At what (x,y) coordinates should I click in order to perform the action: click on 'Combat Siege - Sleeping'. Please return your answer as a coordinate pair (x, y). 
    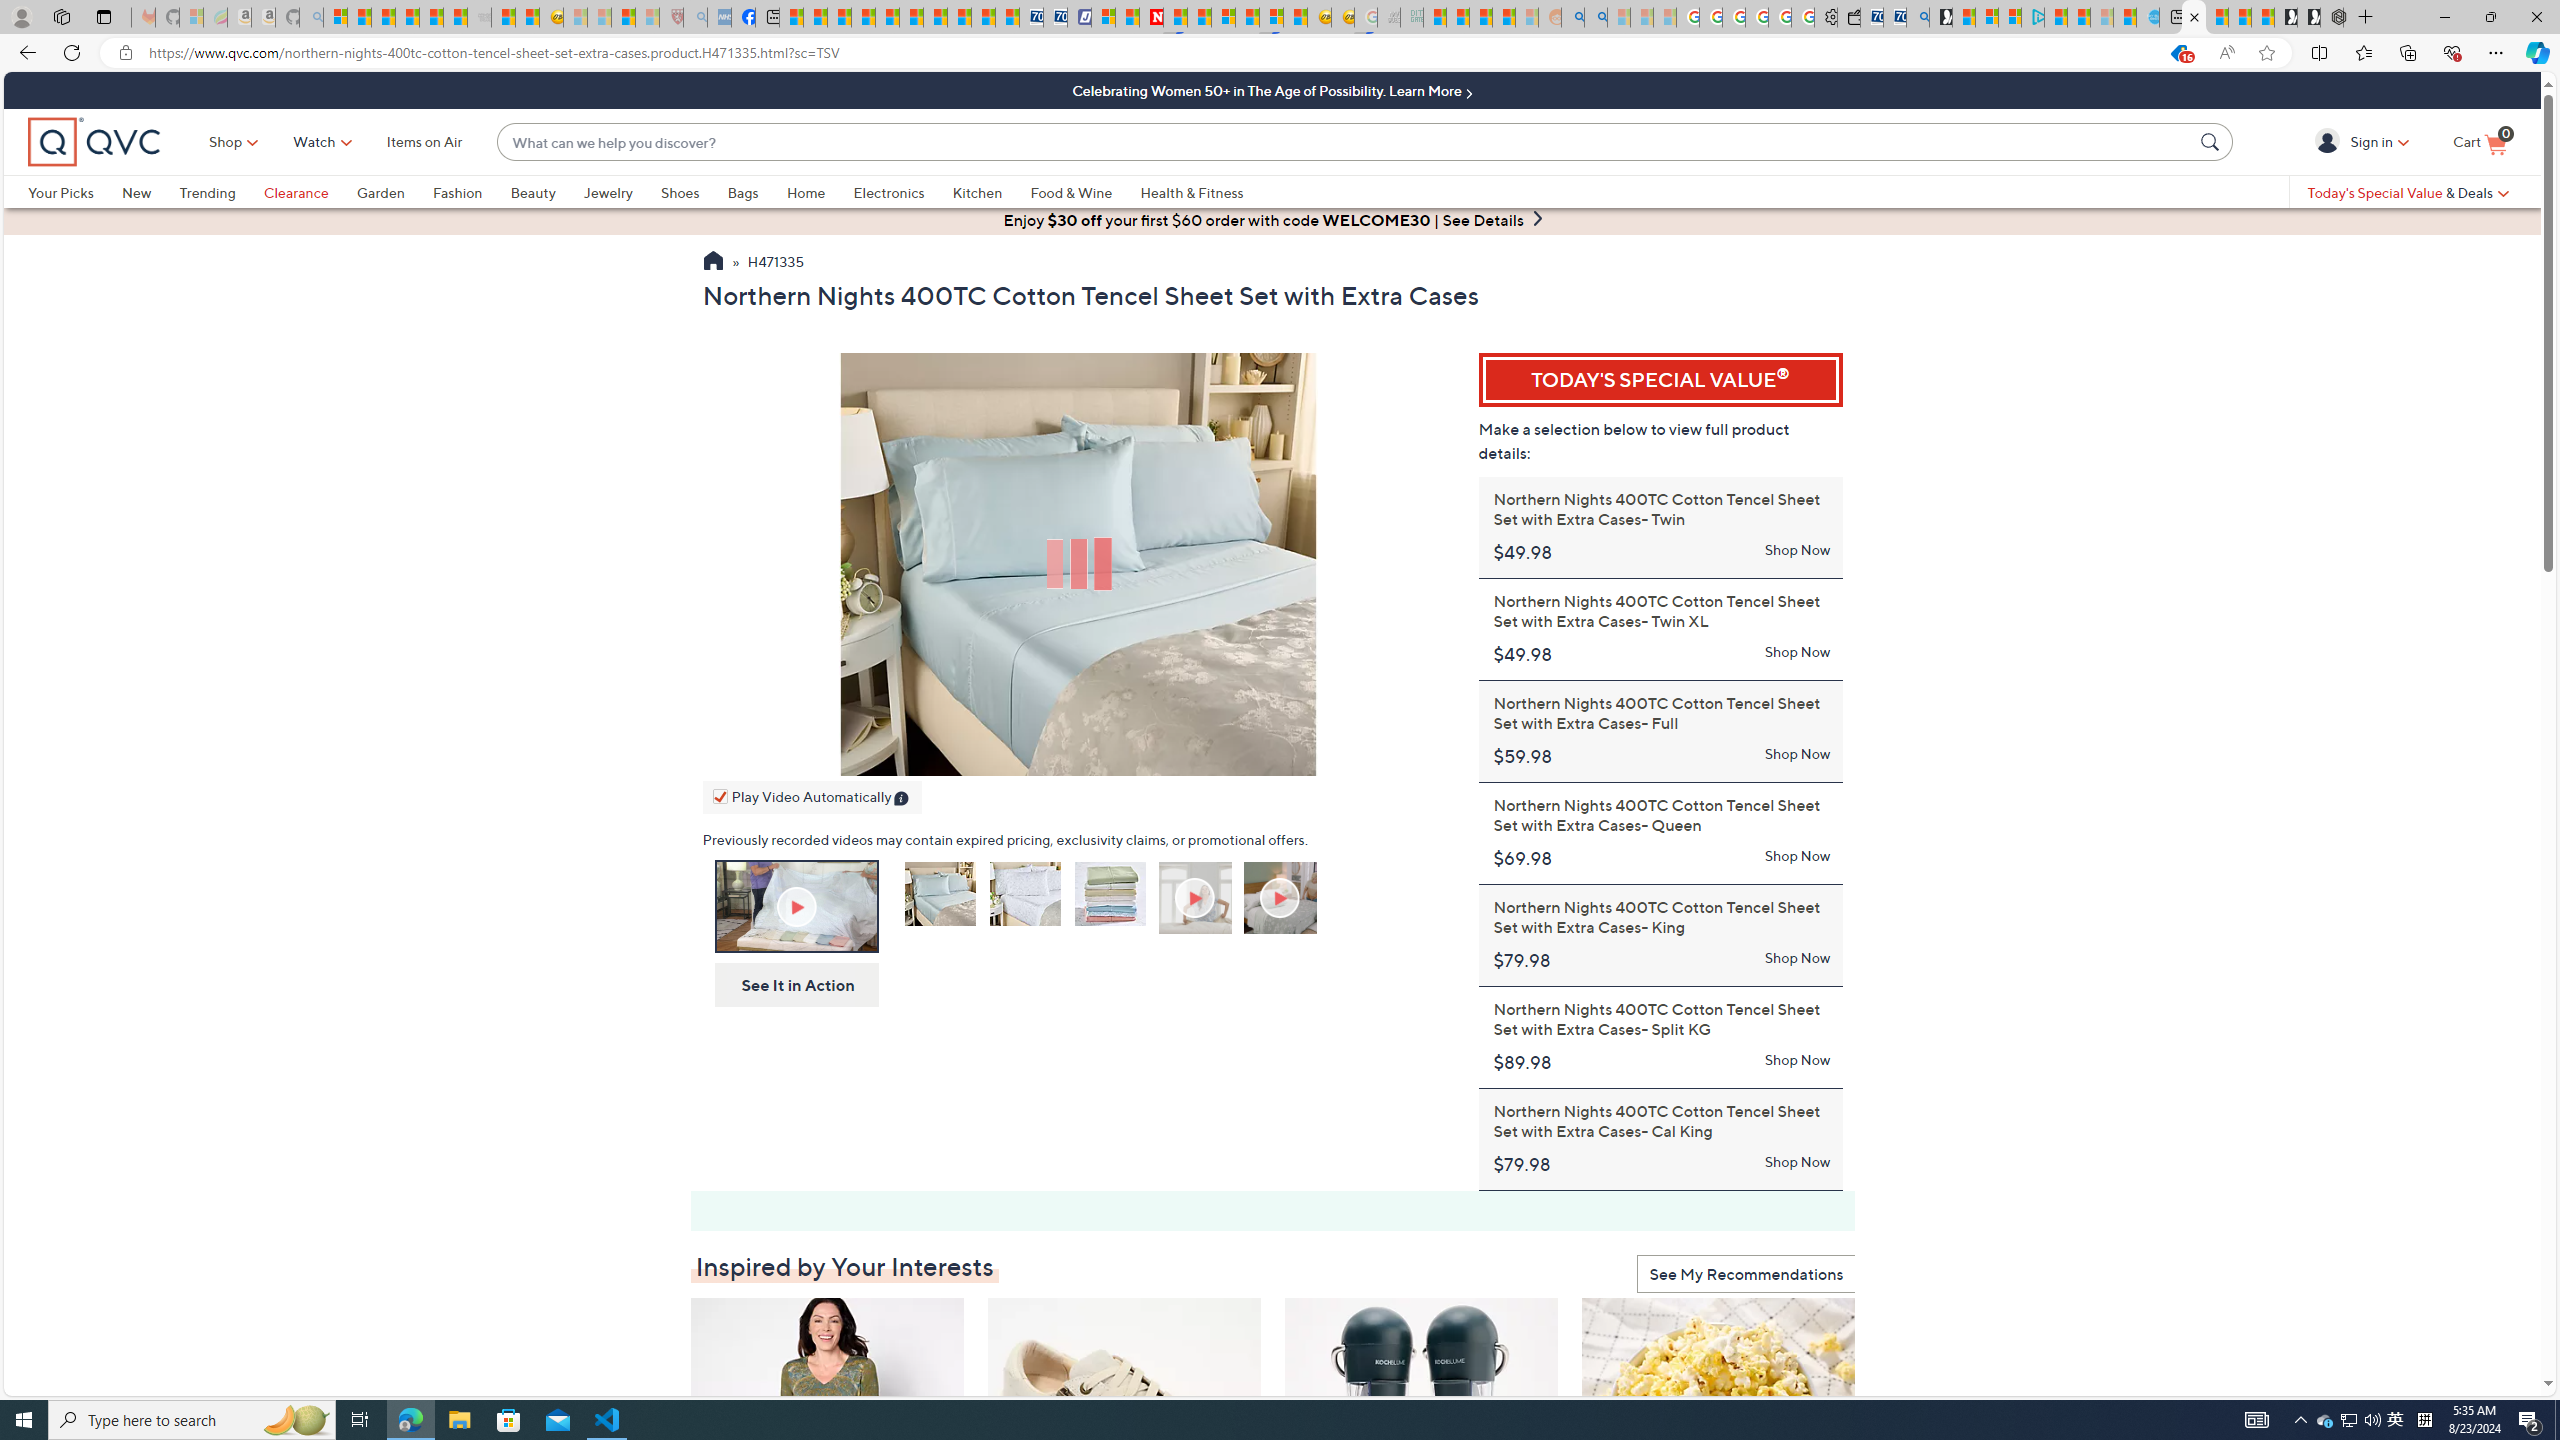
    Looking at the image, I should click on (477, 16).